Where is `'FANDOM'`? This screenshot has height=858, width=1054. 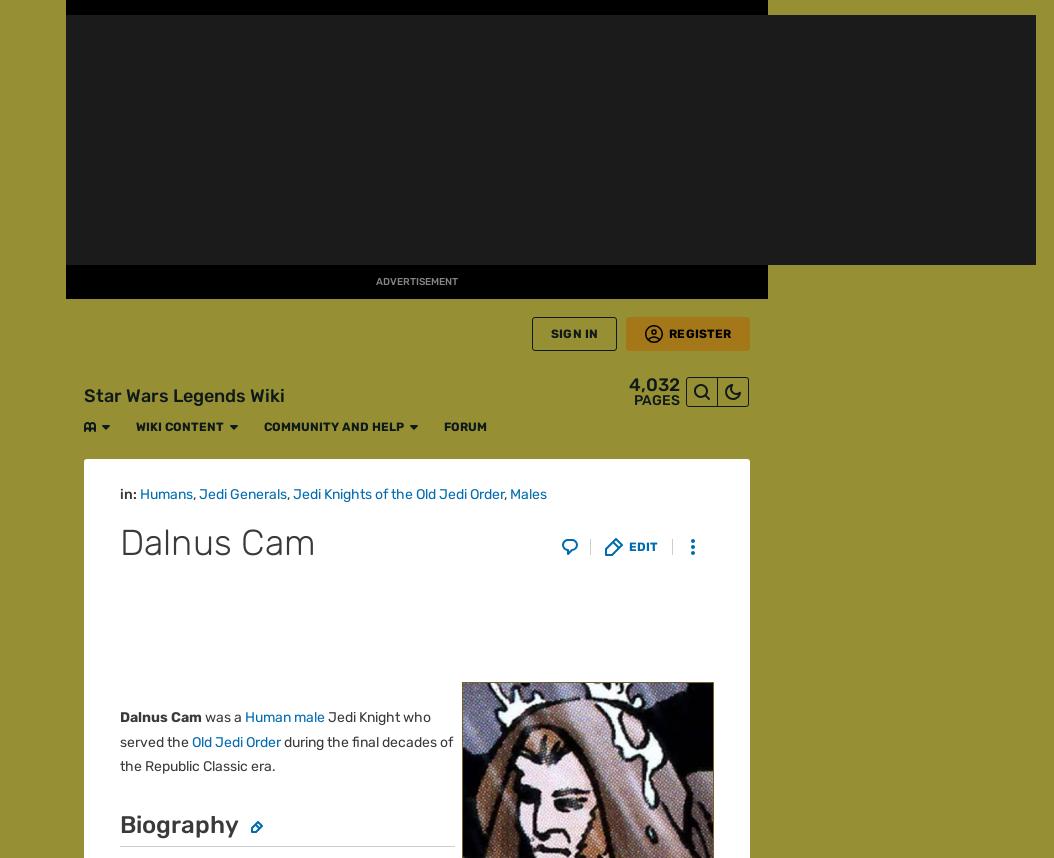
'FANDOM' is located at coordinates (32, 66).